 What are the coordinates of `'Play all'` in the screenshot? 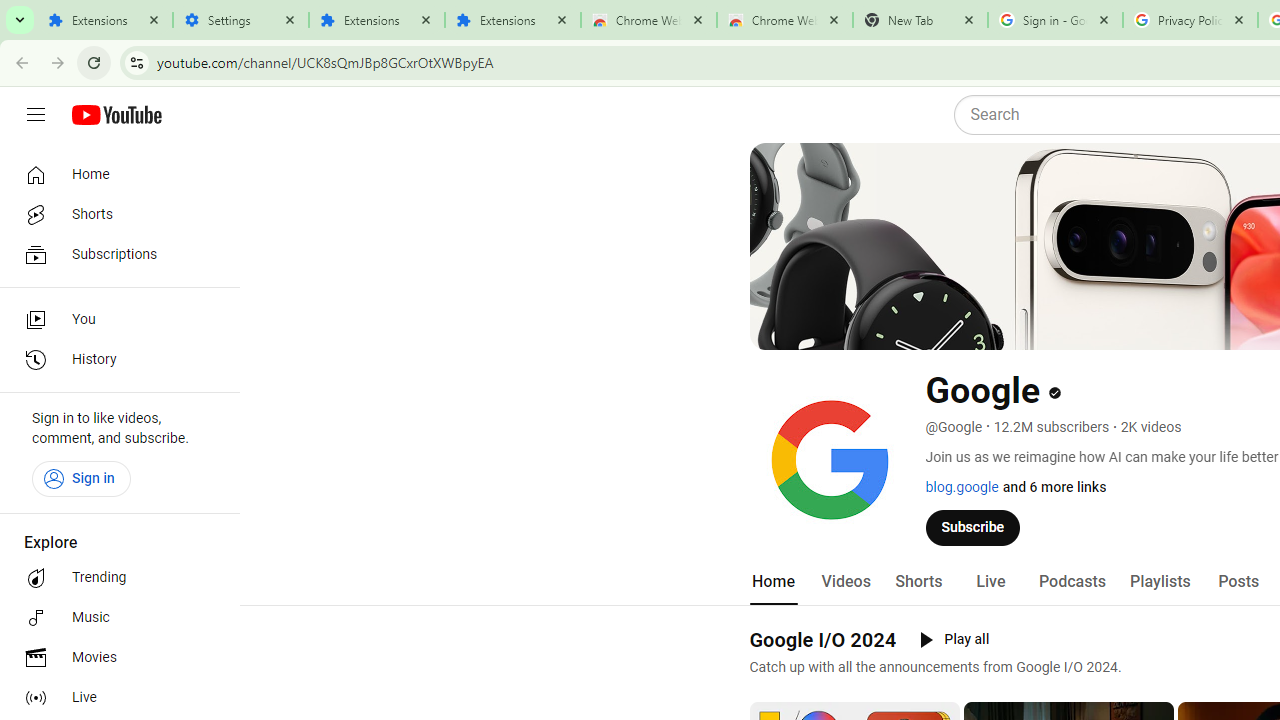 It's located at (953, 640).